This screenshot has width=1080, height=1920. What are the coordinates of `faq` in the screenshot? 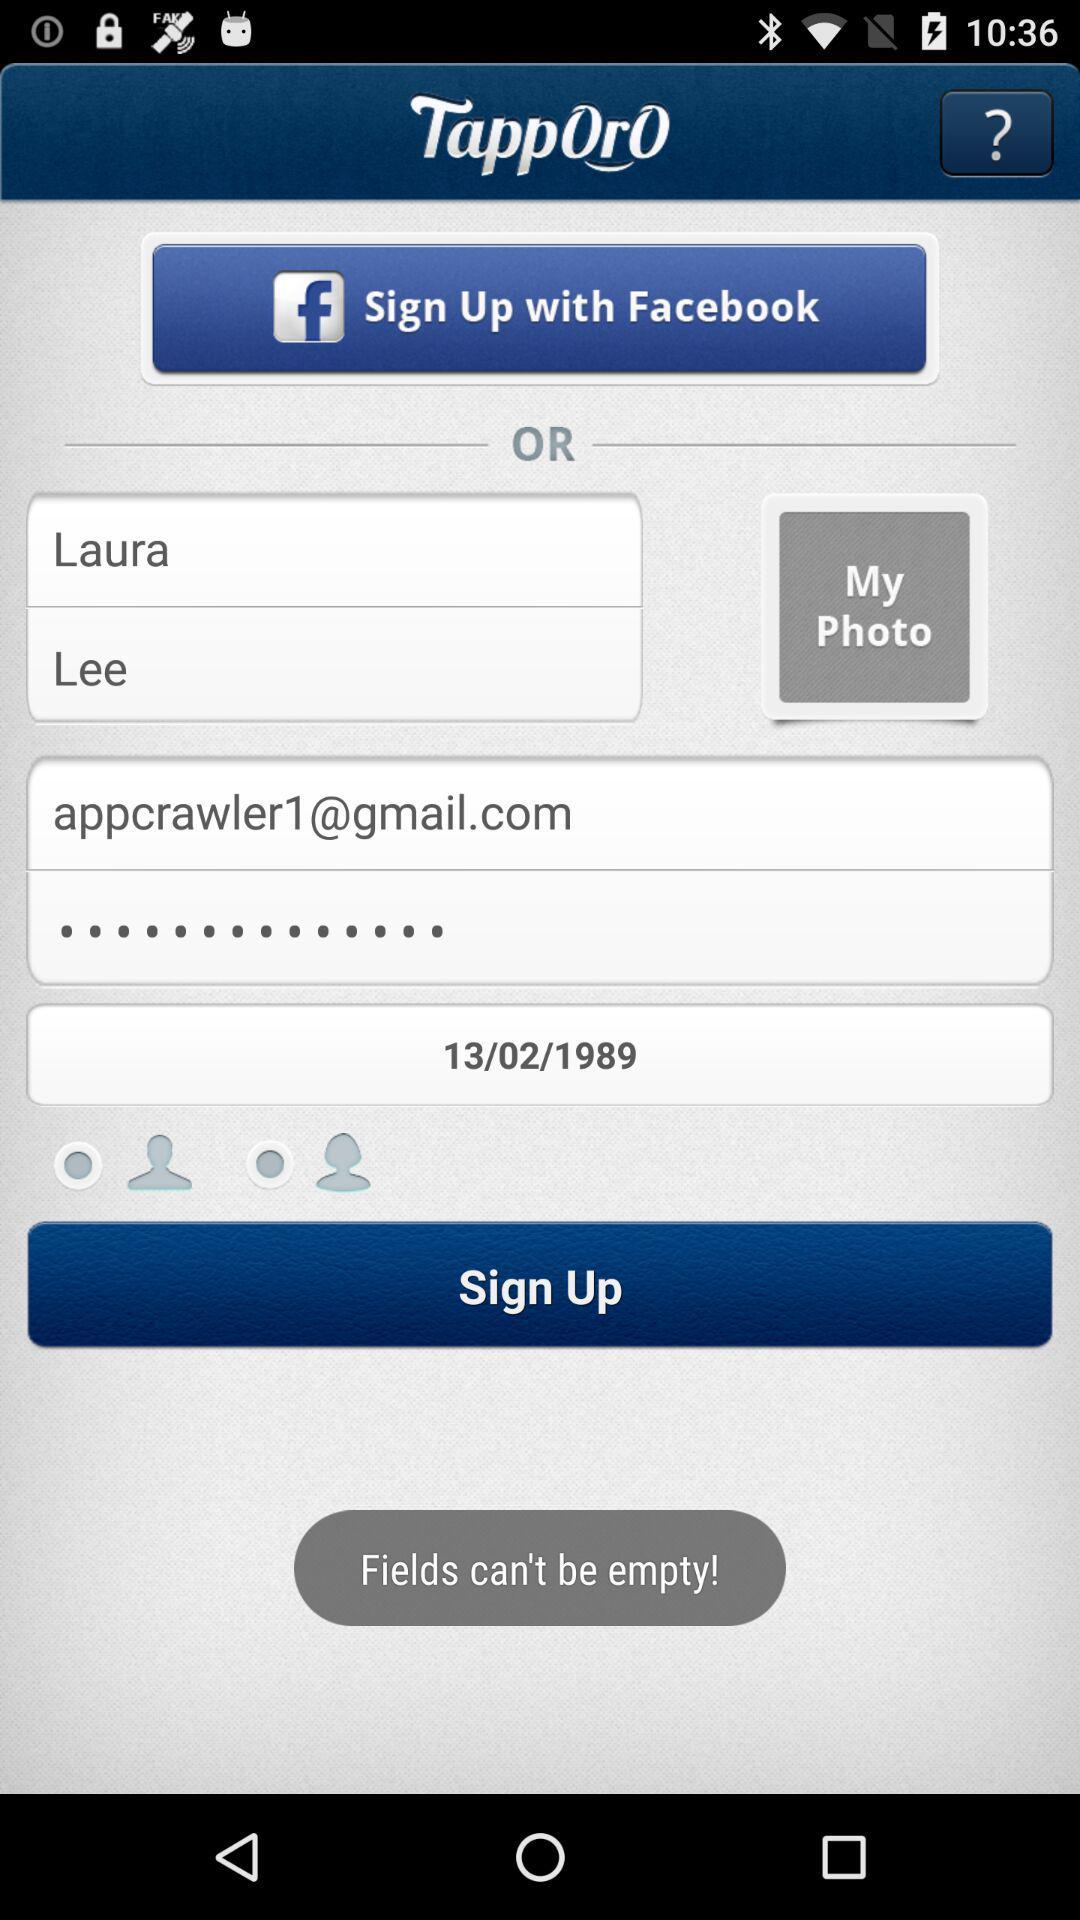 It's located at (996, 132).